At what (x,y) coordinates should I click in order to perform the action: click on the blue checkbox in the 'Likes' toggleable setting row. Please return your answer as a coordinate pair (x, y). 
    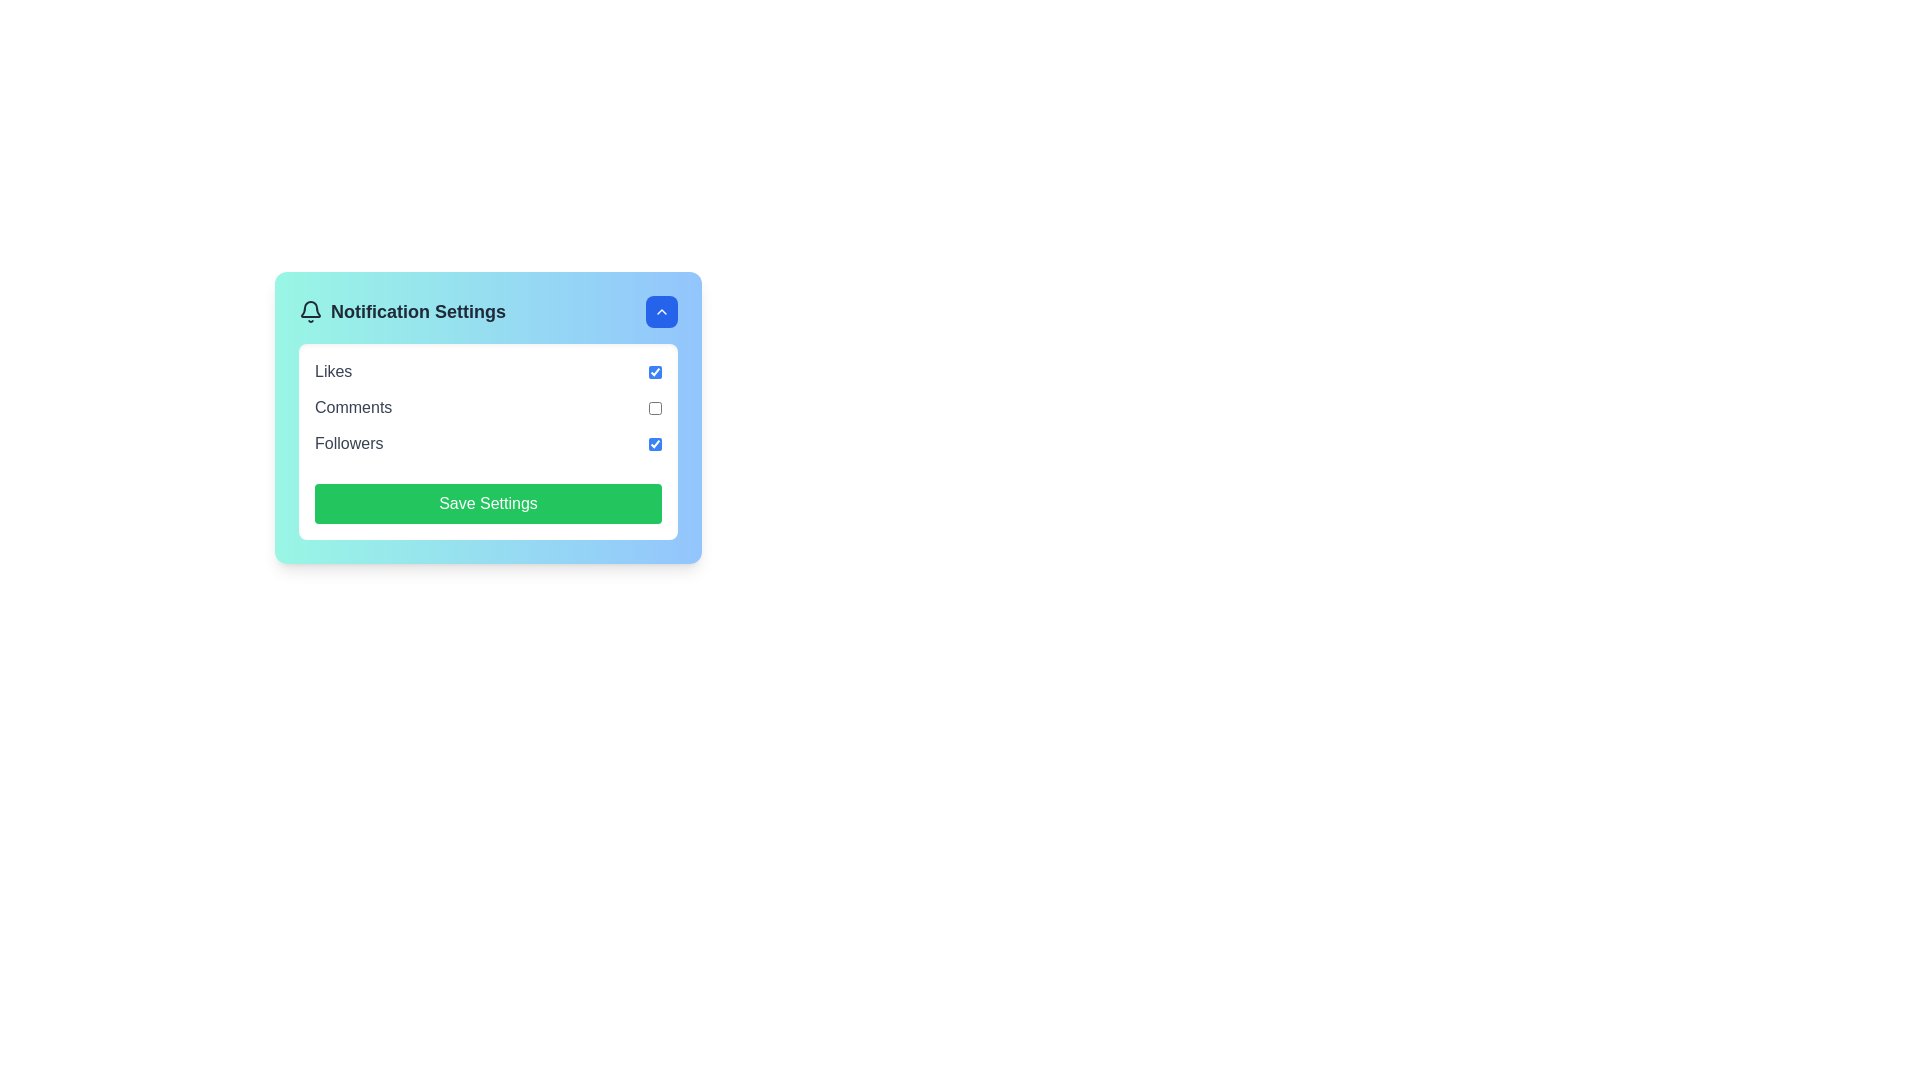
    Looking at the image, I should click on (488, 371).